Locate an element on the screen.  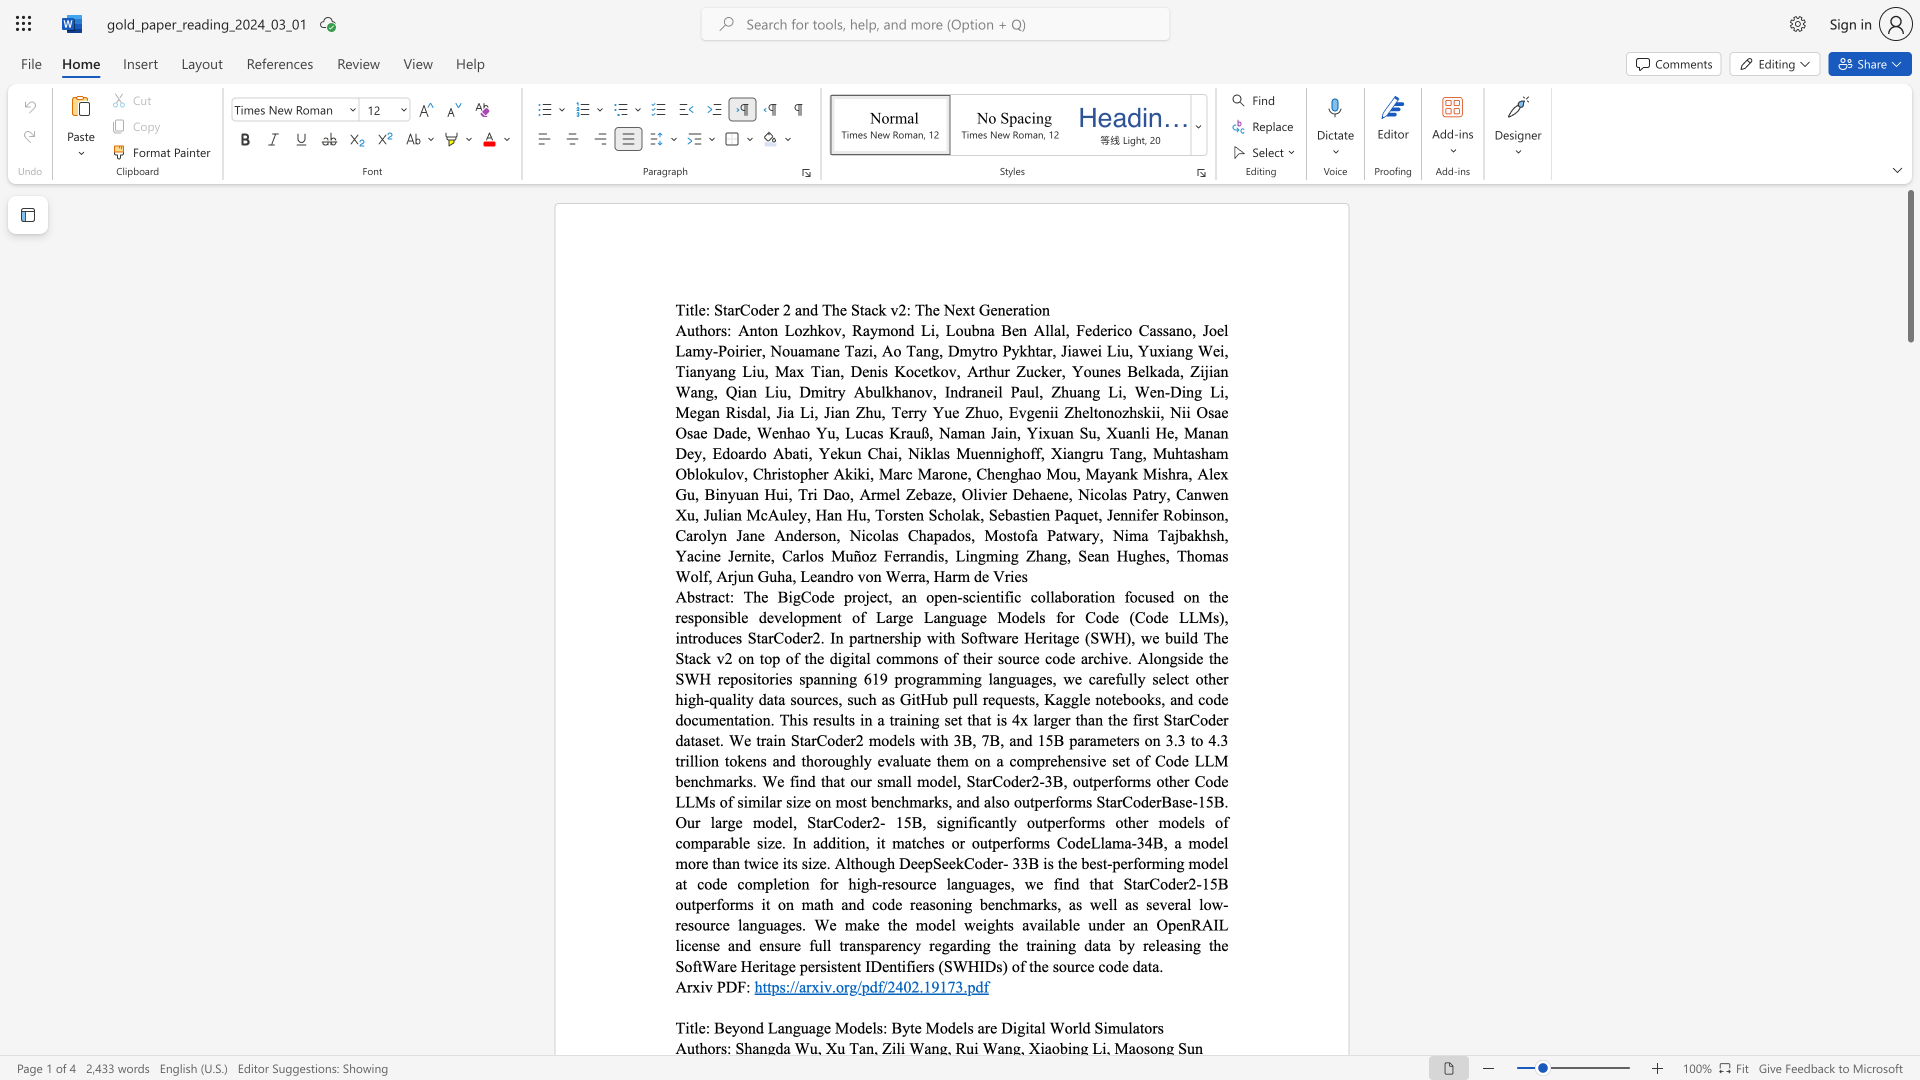
the scrollbar on the side is located at coordinates (1909, 968).